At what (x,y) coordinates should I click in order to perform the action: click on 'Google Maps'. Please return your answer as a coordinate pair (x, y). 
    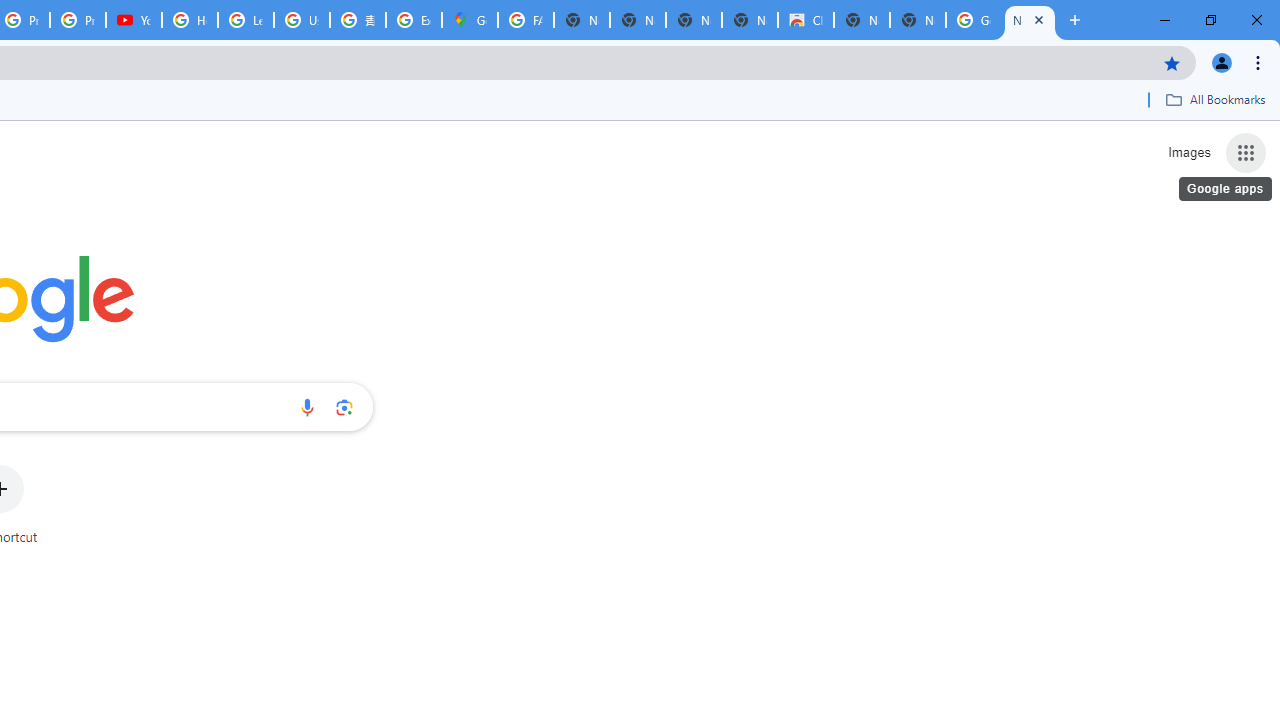
    Looking at the image, I should click on (468, 20).